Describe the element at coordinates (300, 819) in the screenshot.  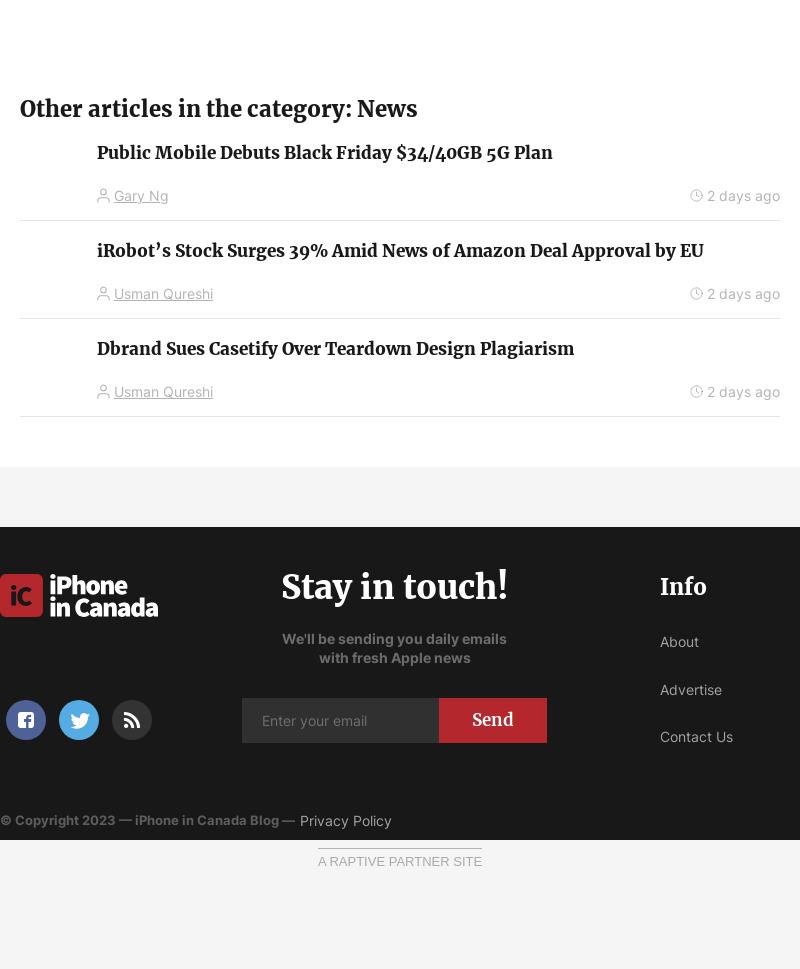
I see `'Privacy Policy'` at that location.